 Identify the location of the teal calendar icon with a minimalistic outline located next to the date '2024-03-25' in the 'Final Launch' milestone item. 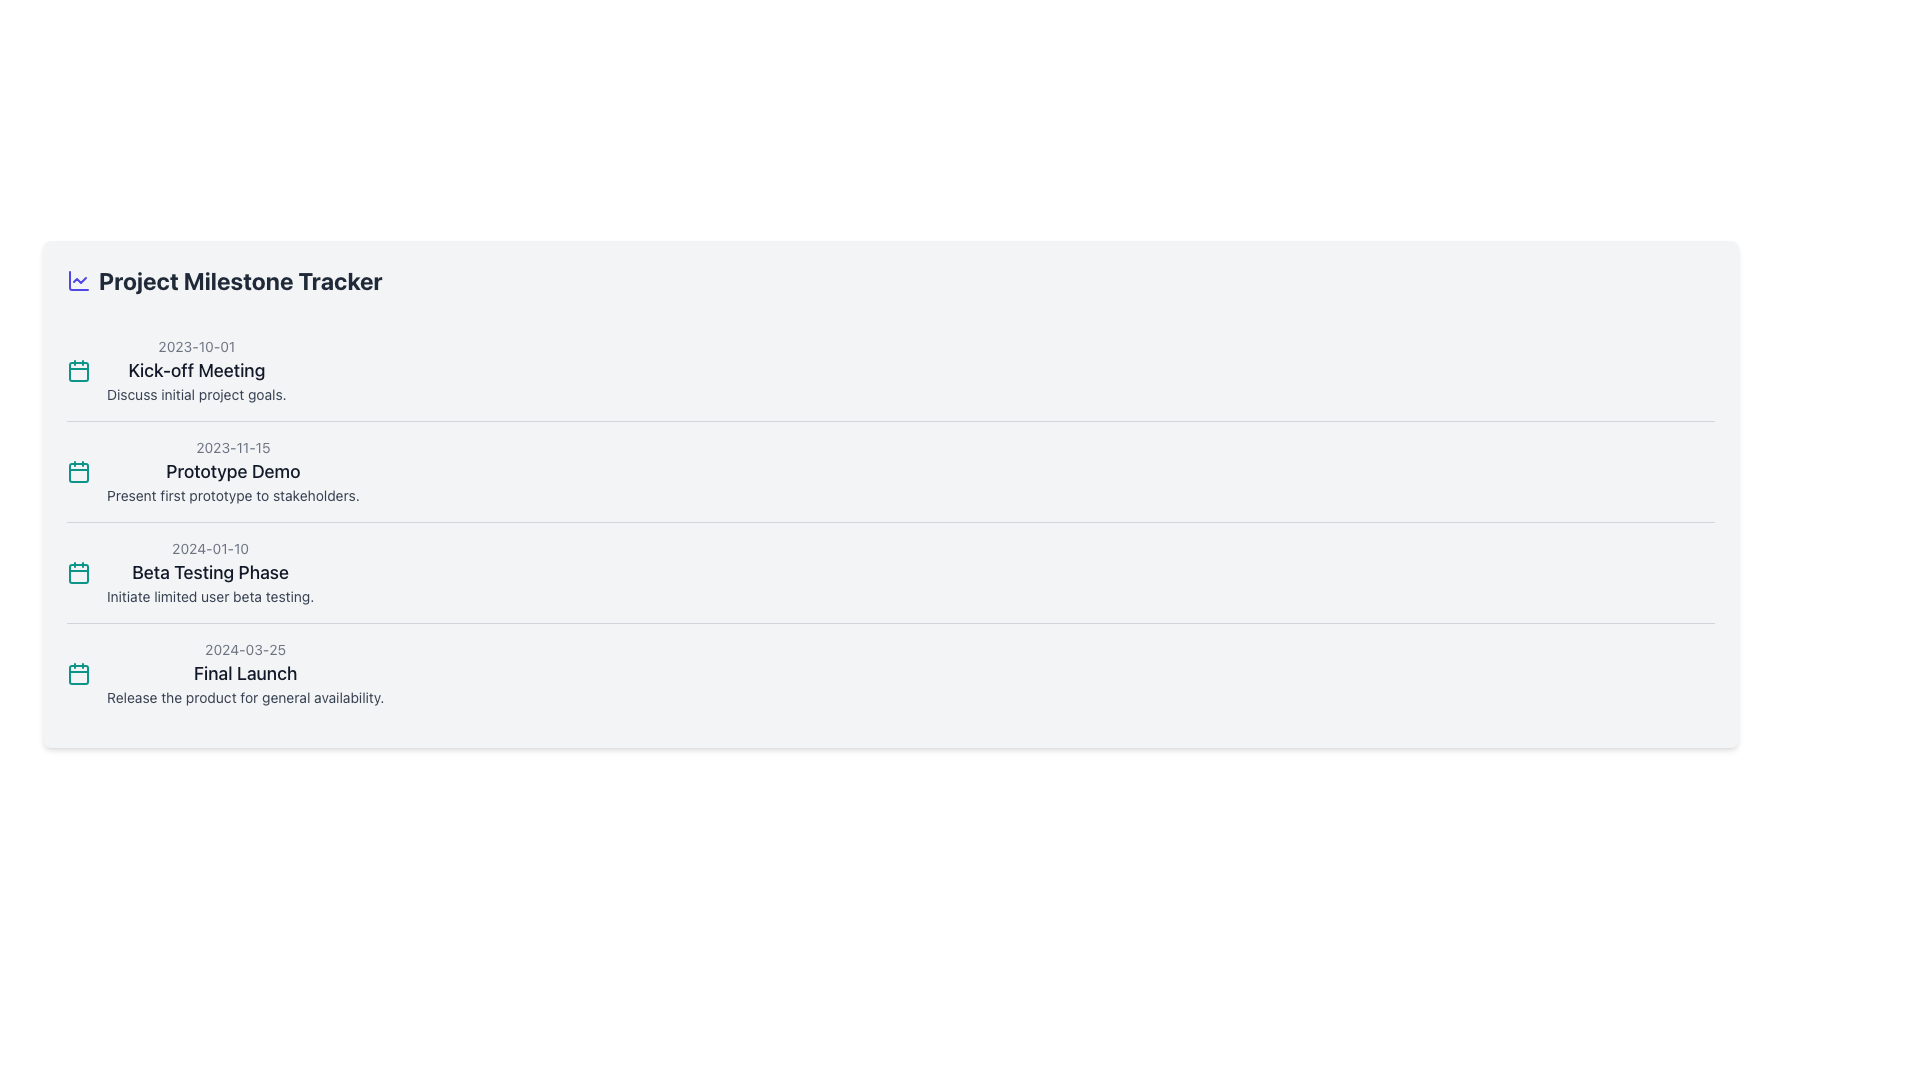
(78, 674).